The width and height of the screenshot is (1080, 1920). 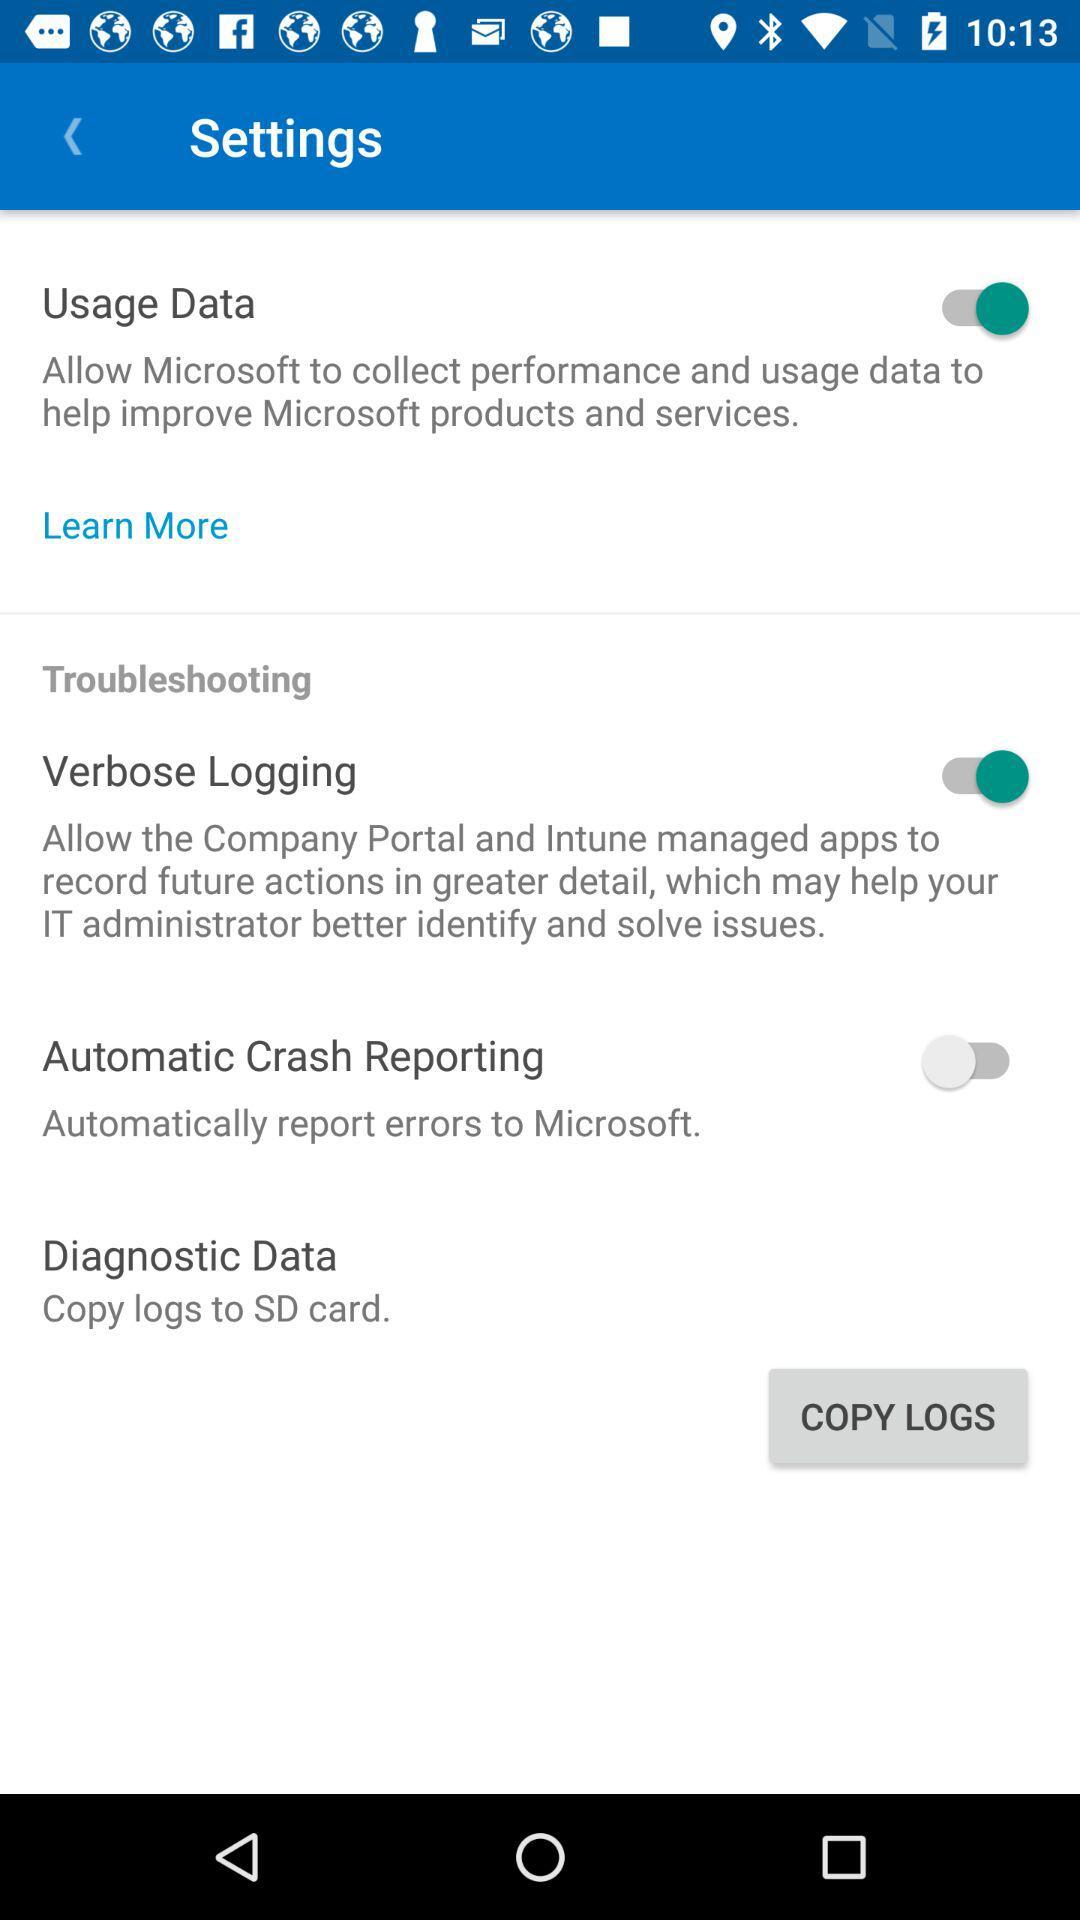 I want to click on learn more, so click(x=144, y=524).